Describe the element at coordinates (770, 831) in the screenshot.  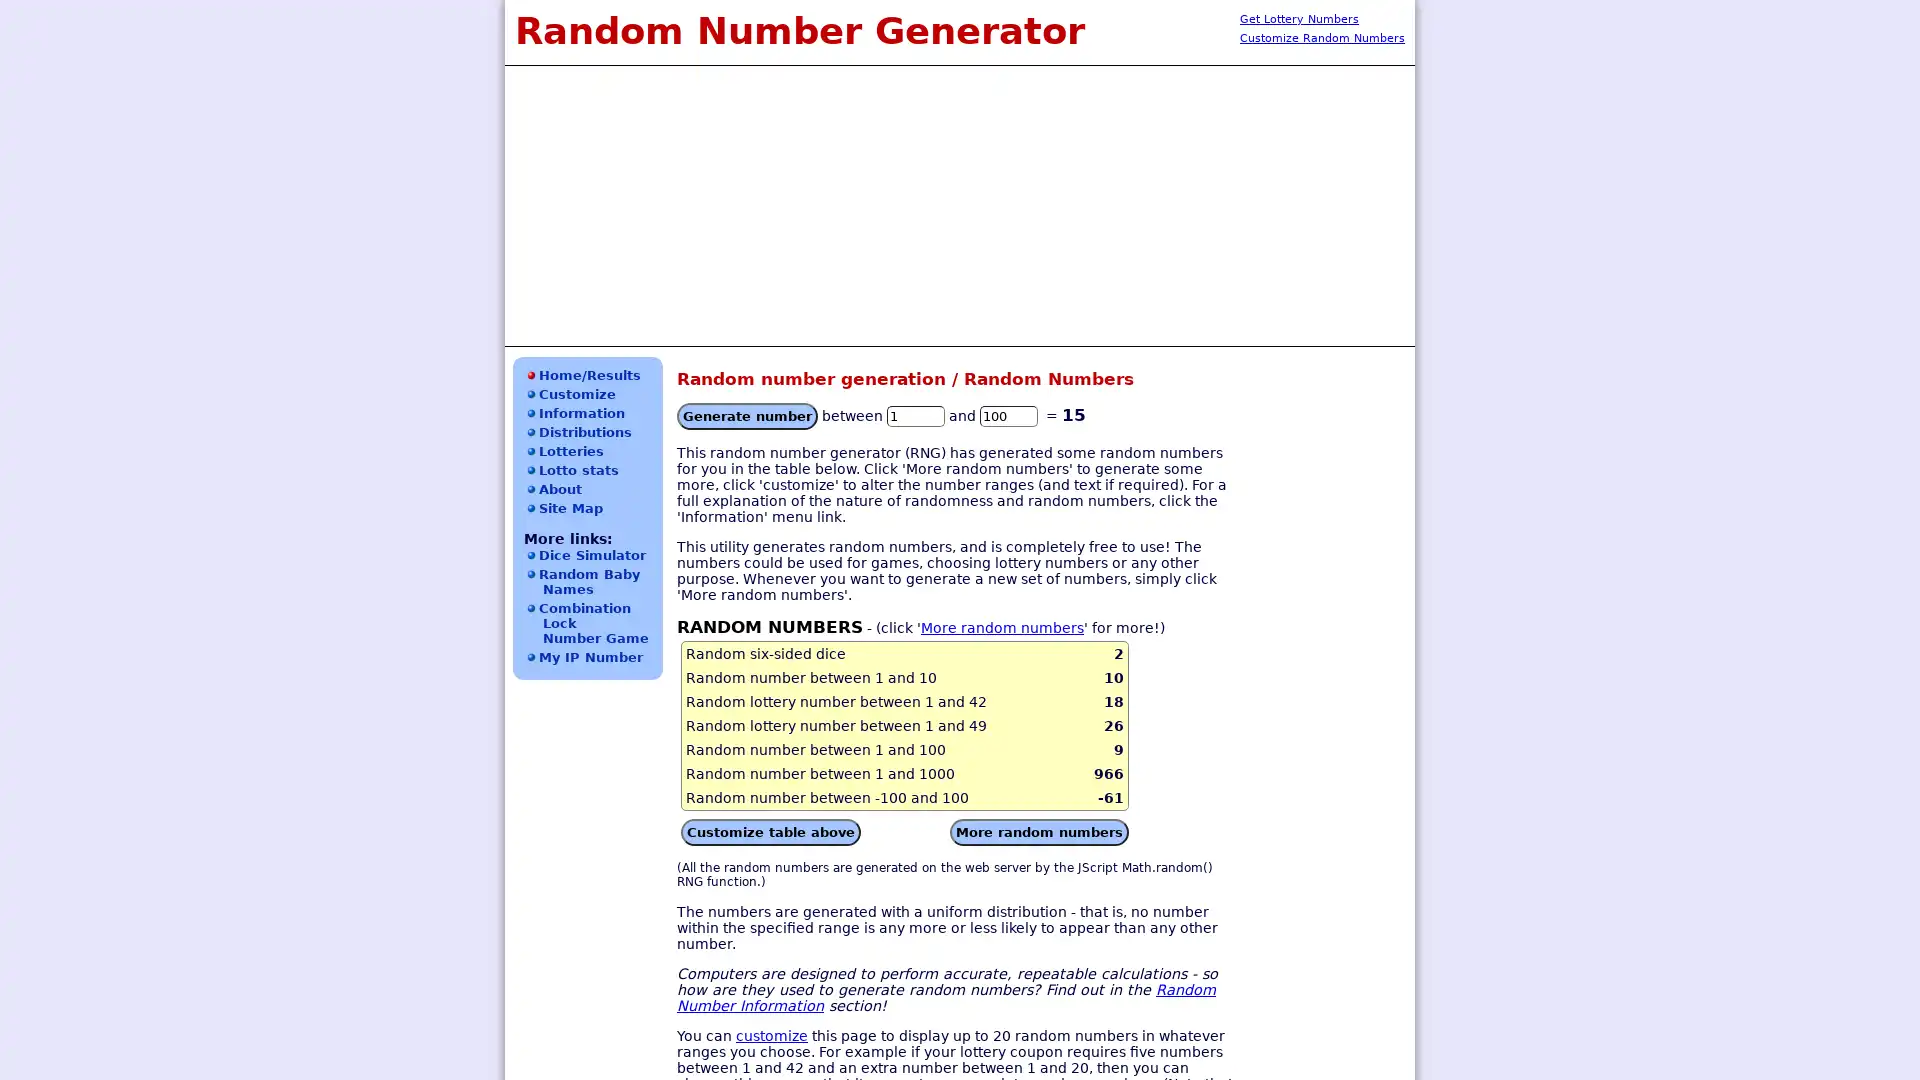
I see `Customize table above` at that location.